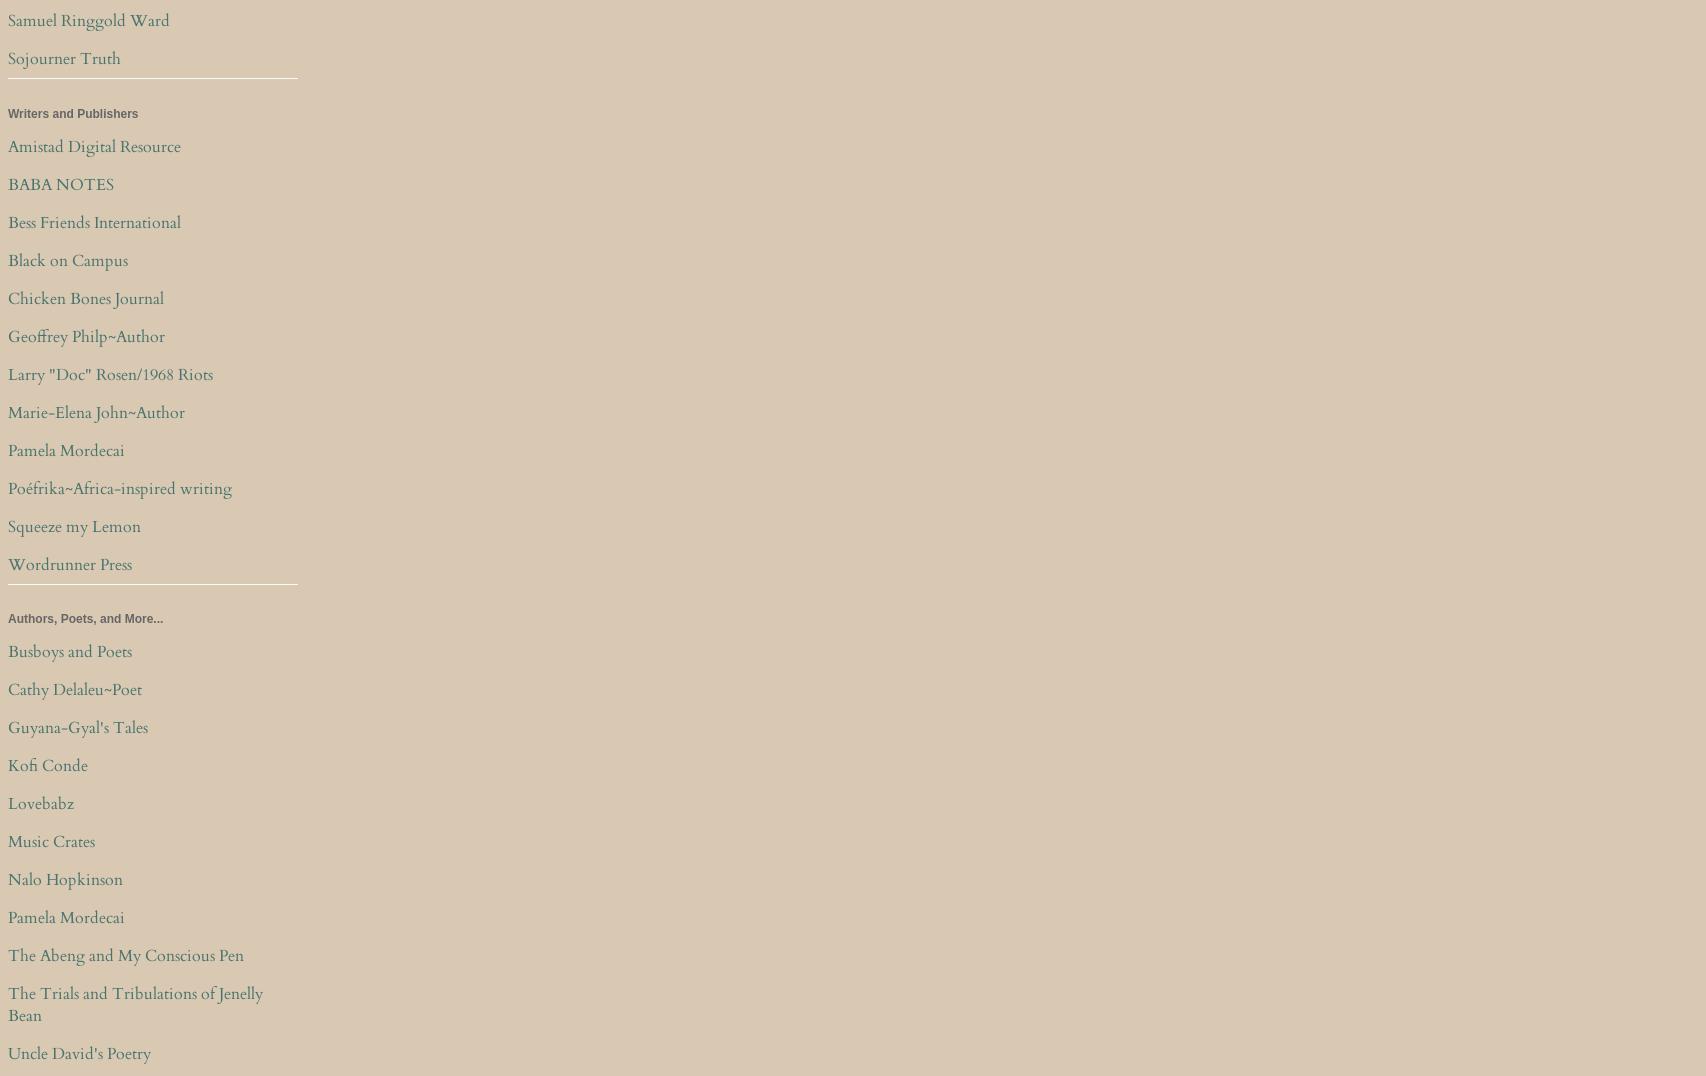  What do you see at coordinates (126, 954) in the screenshot?
I see `'The Abeng and My Conscious Pen'` at bounding box center [126, 954].